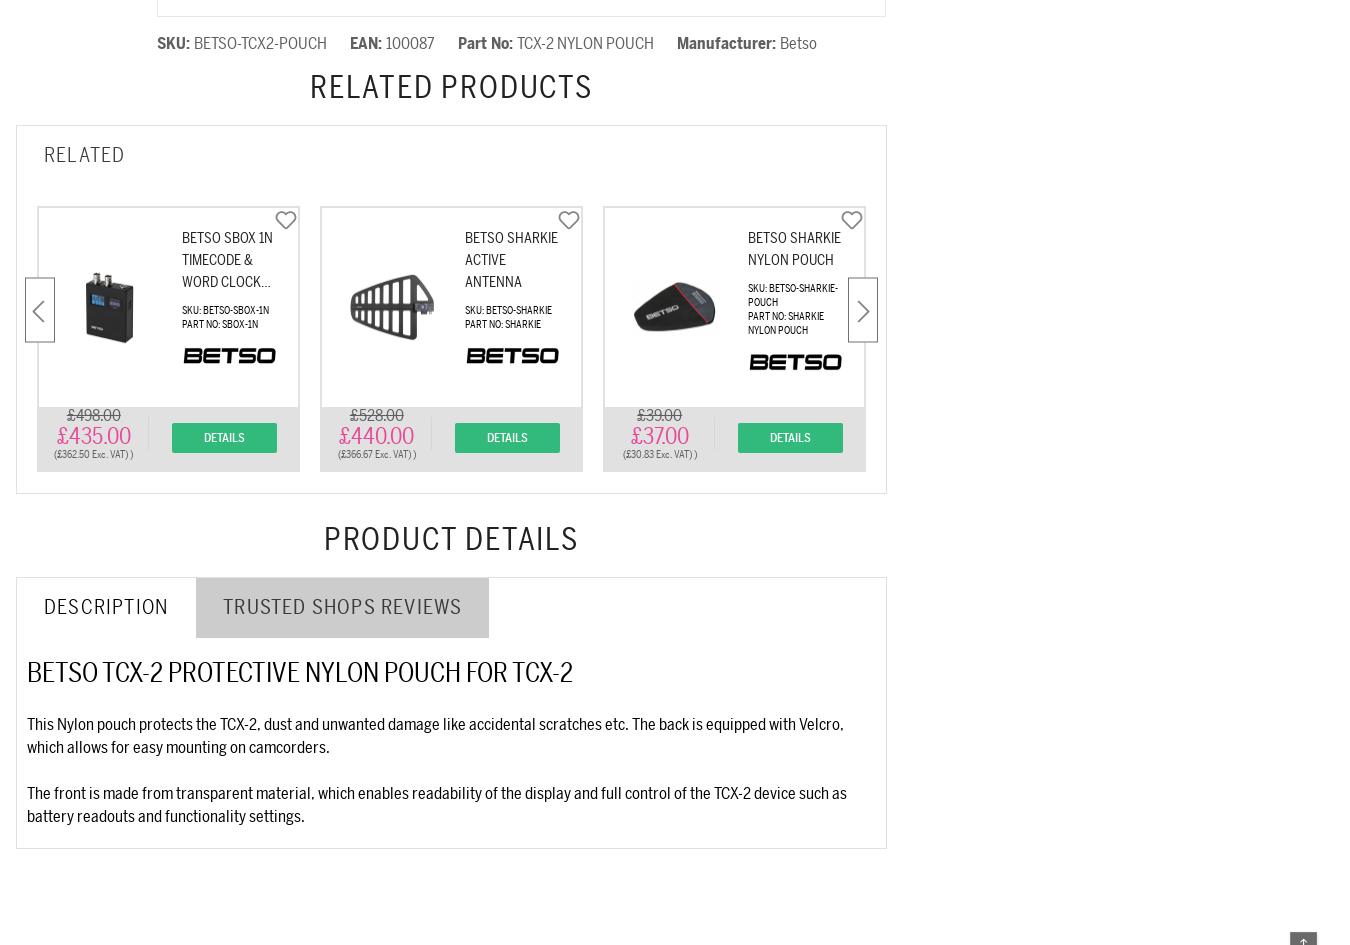  Describe the element at coordinates (745, 248) in the screenshot. I see `'Betso Sharkie Nylon Pouch'` at that location.